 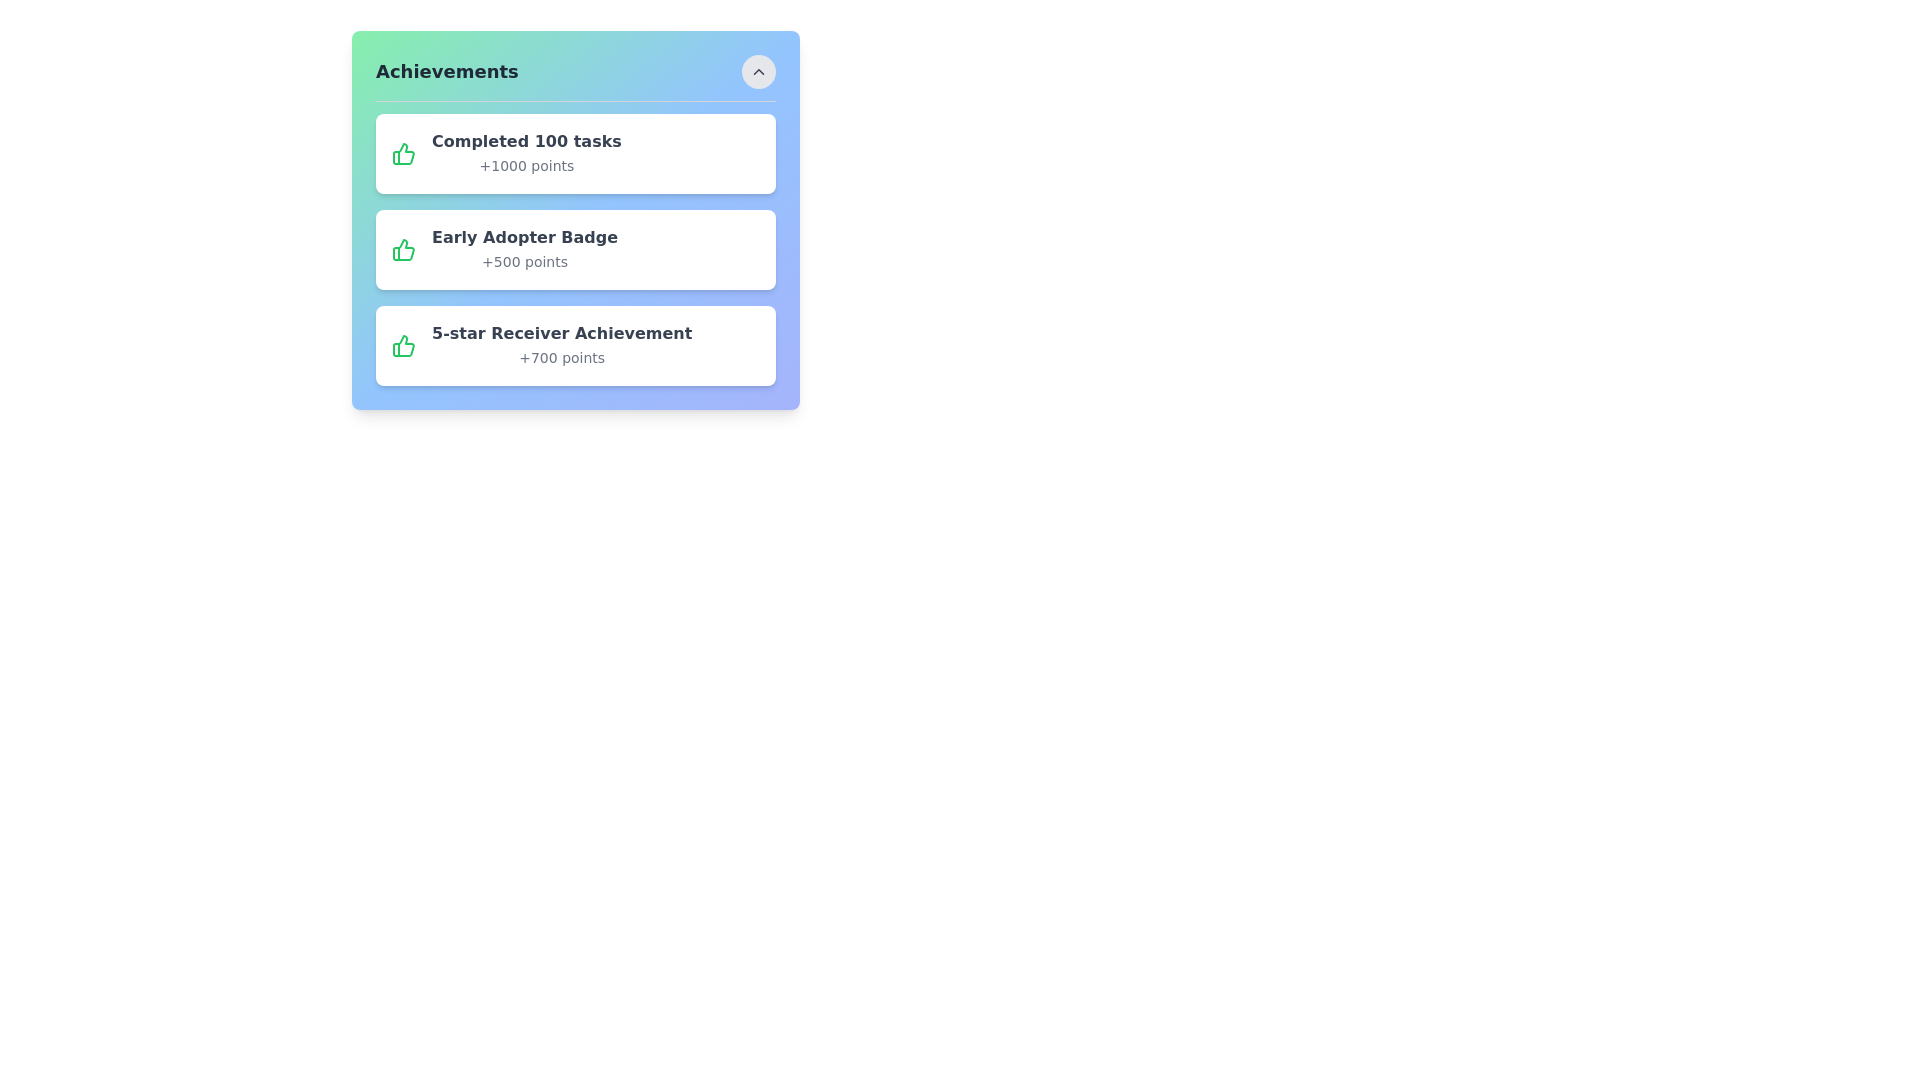 I want to click on the achievement title text label located in the third box of the 'Achievements' list, which describes the acquired achievement, so click(x=561, y=333).